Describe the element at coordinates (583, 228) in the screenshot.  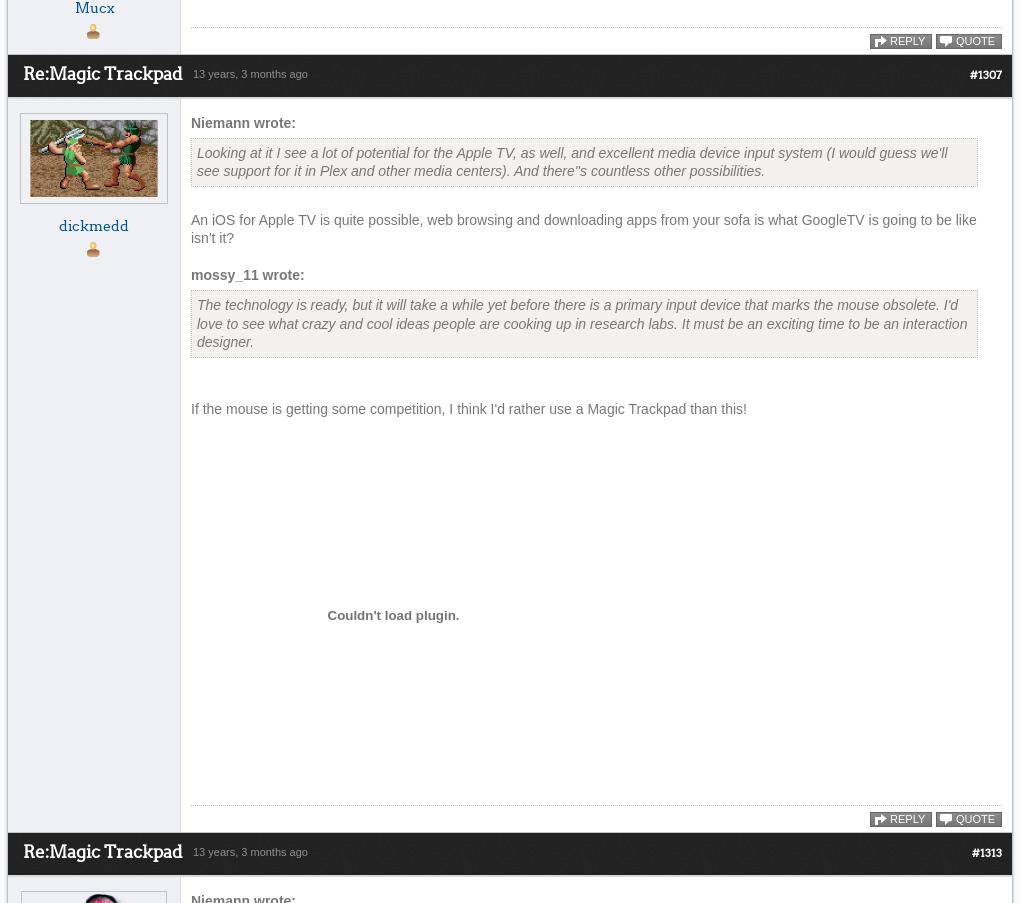
I see `'An iOS for Apple TV is quite possible, web browsing and downloading apps from your sofa is what GoogleTV is going to be like isn't it?'` at that location.